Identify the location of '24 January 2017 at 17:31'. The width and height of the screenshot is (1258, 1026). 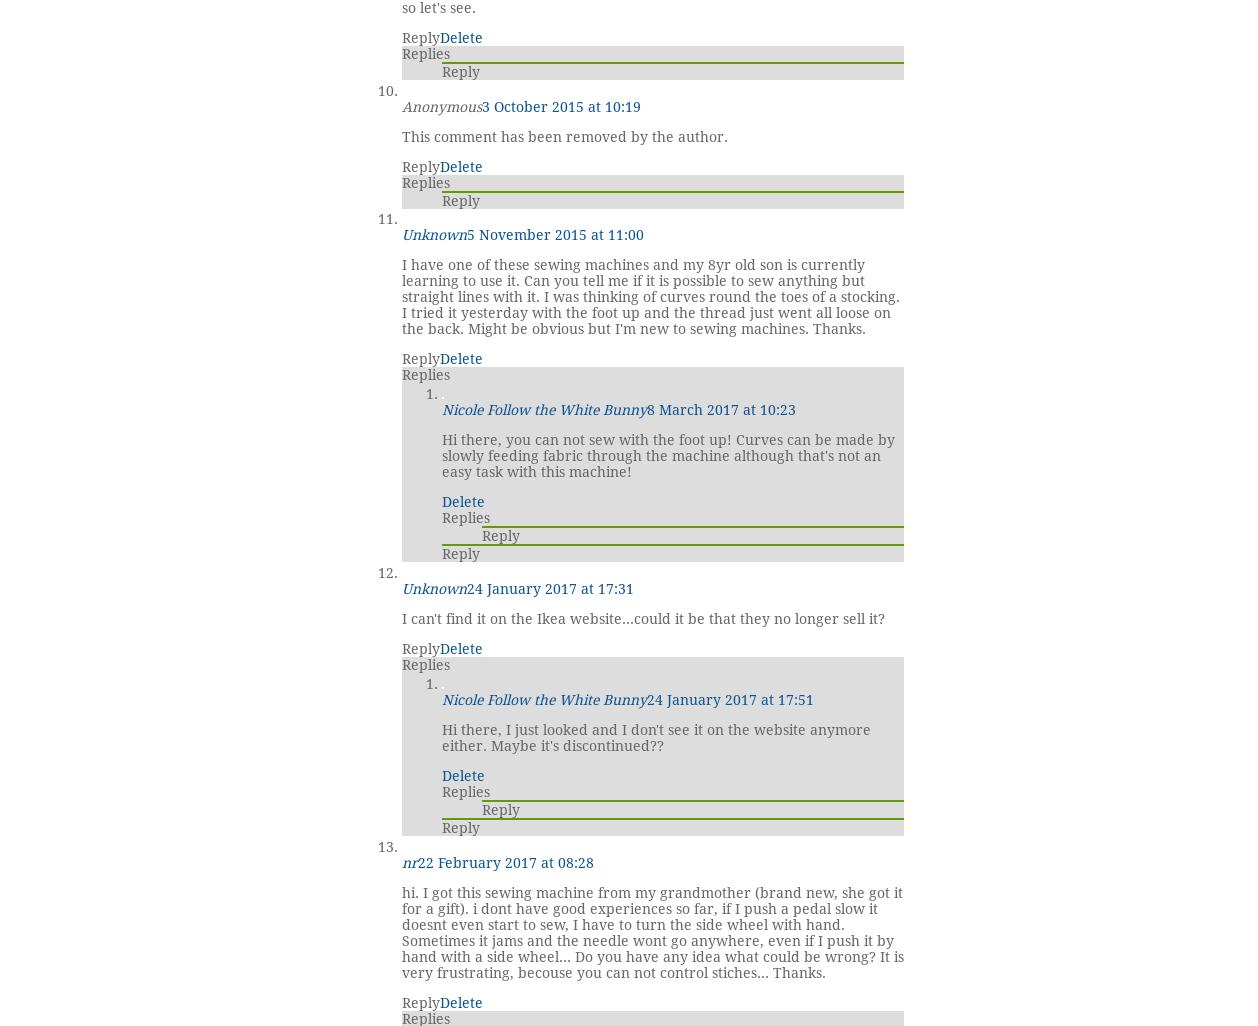
(549, 587).